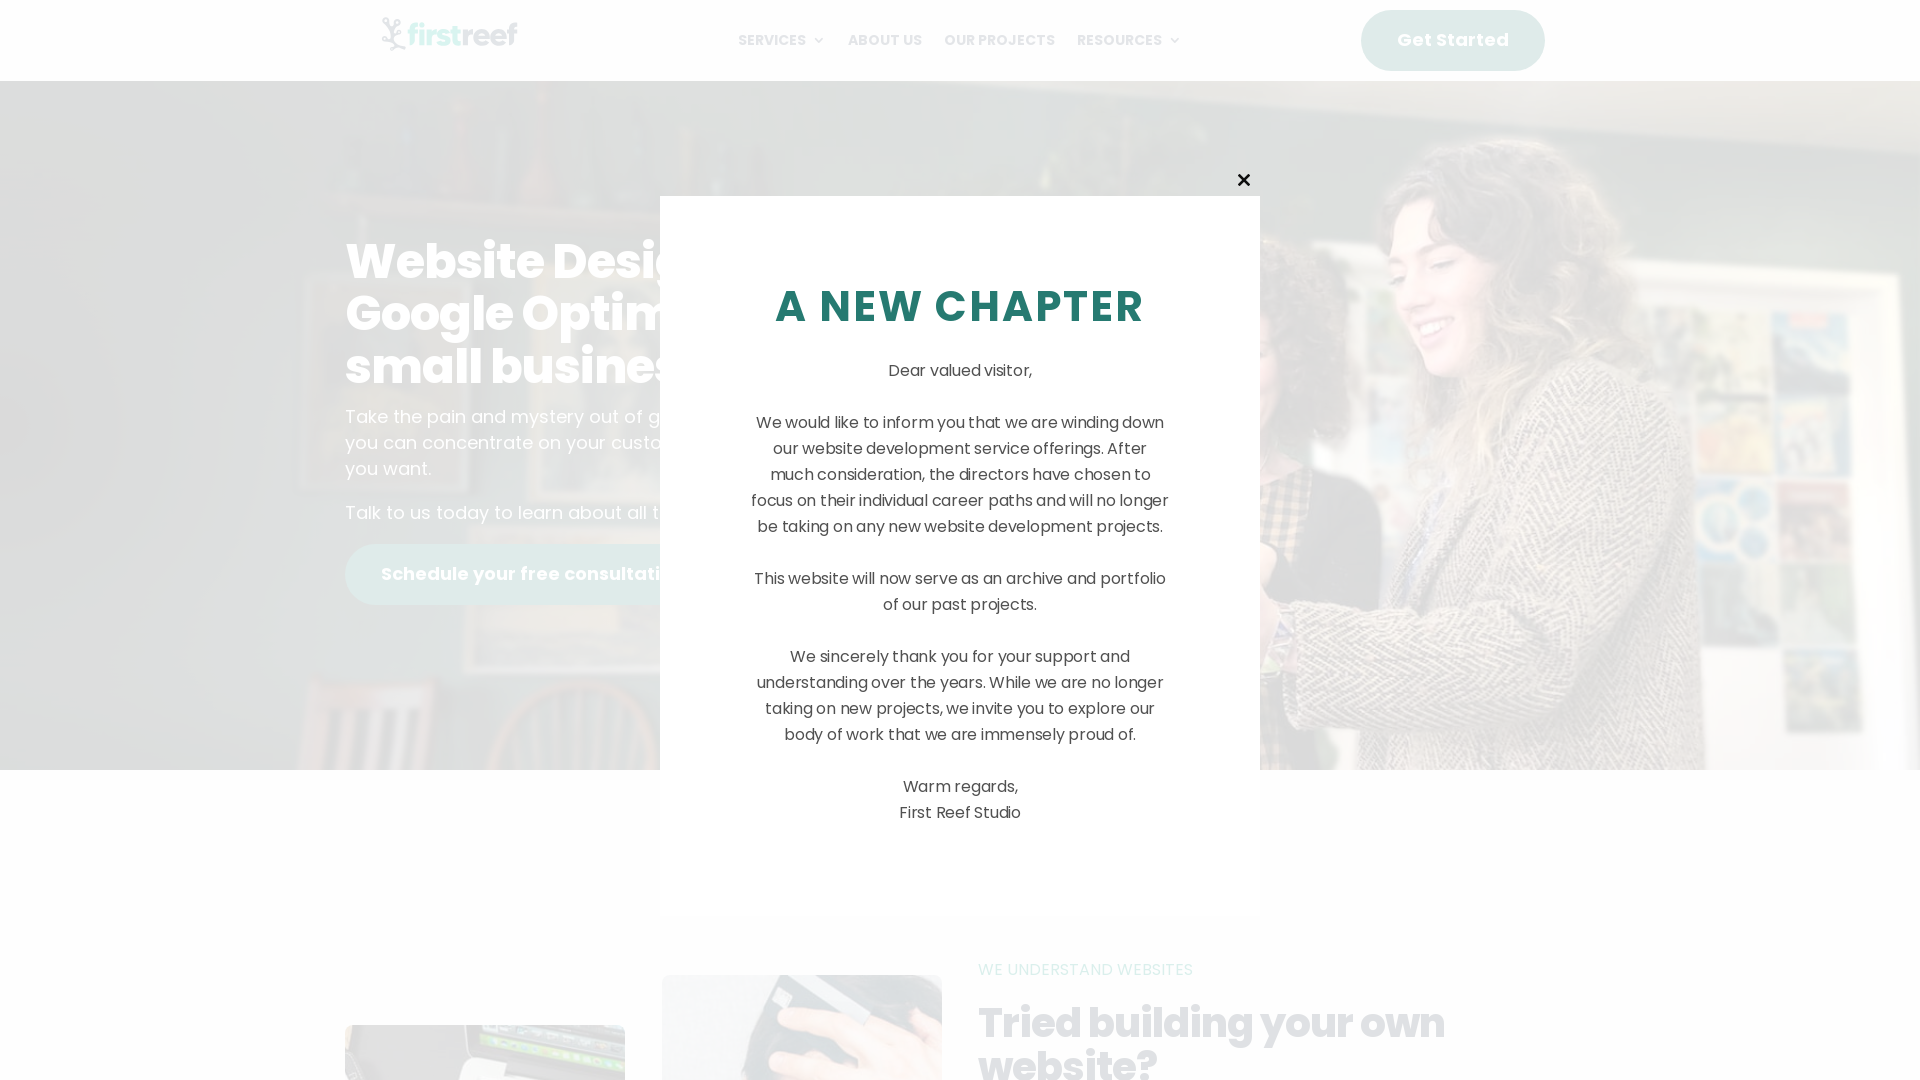  Describe the element at coordinates (1242, 180) in the screenshot. I see `'Close this module'` at that location.